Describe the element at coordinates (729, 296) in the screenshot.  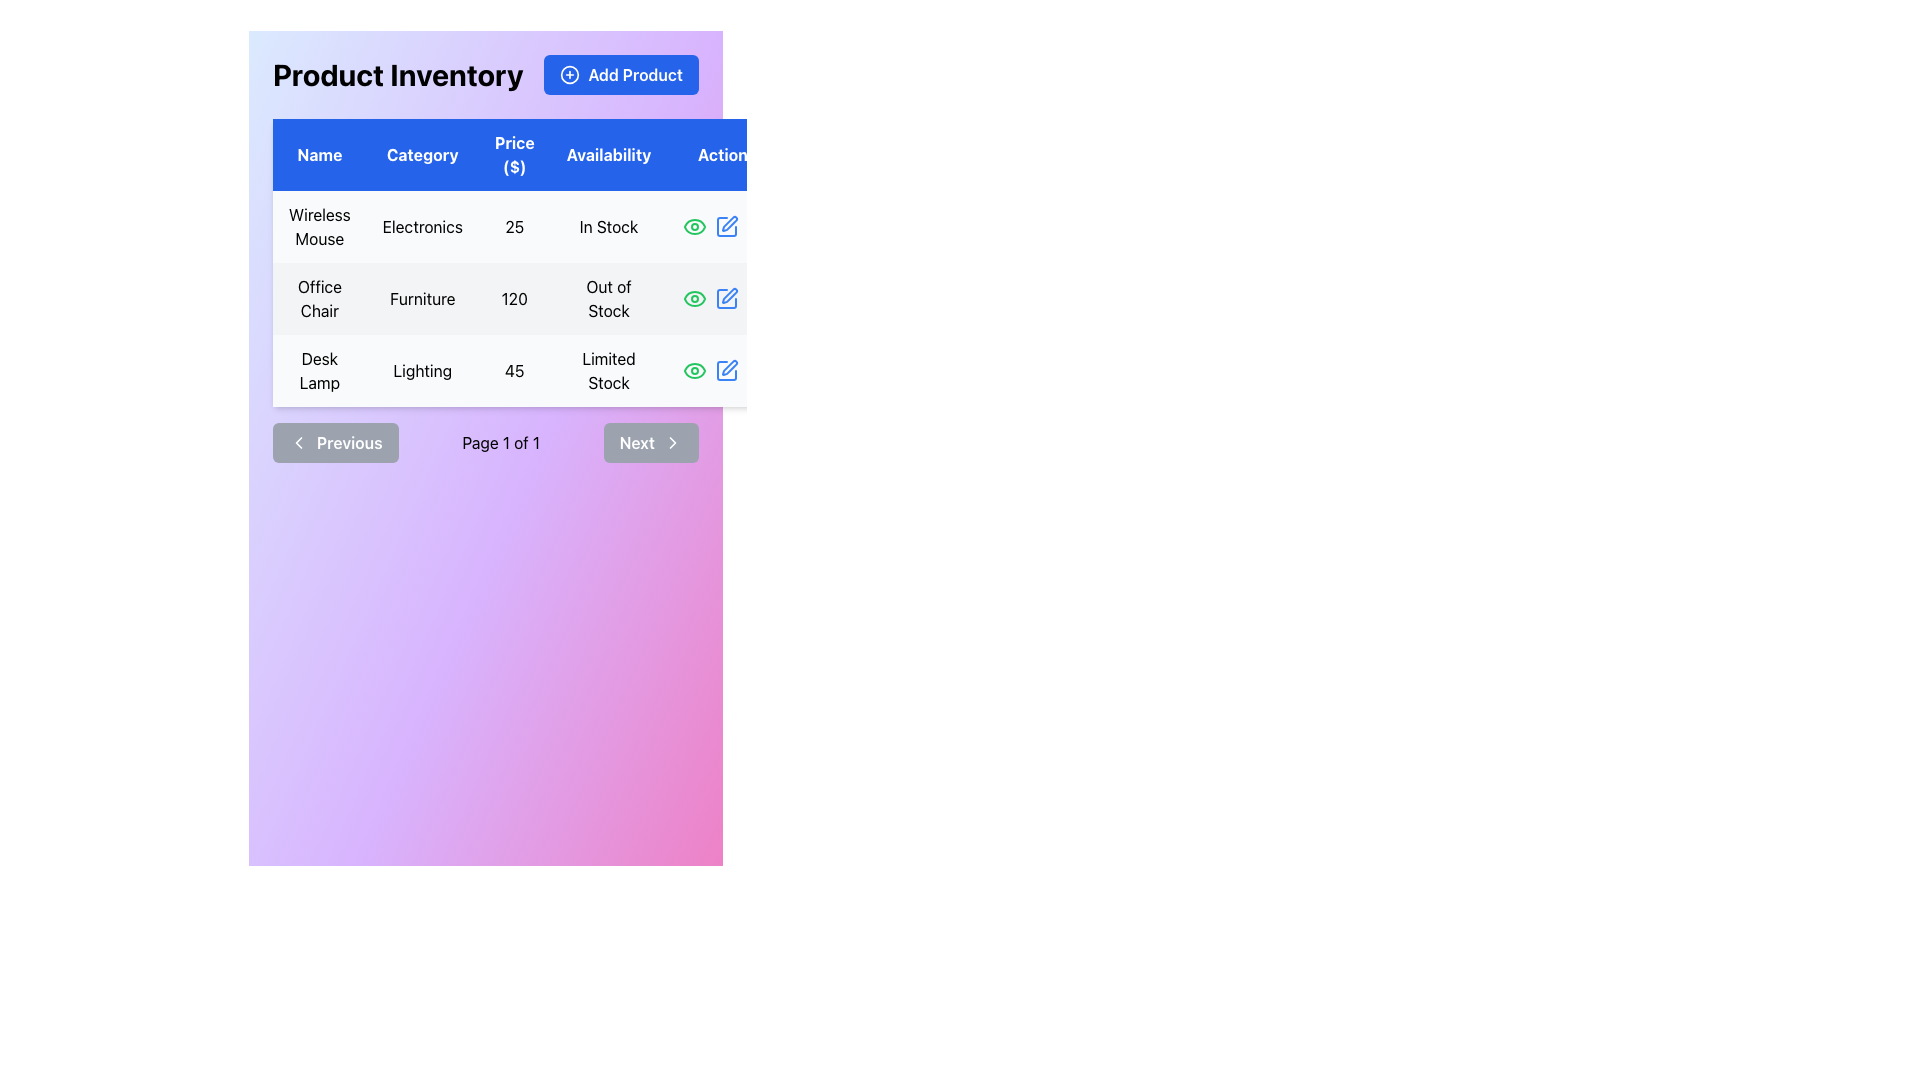
I see `the edit icon in the Action column of the second row to initiate editing for the 'Office Chair' entry` at that location.